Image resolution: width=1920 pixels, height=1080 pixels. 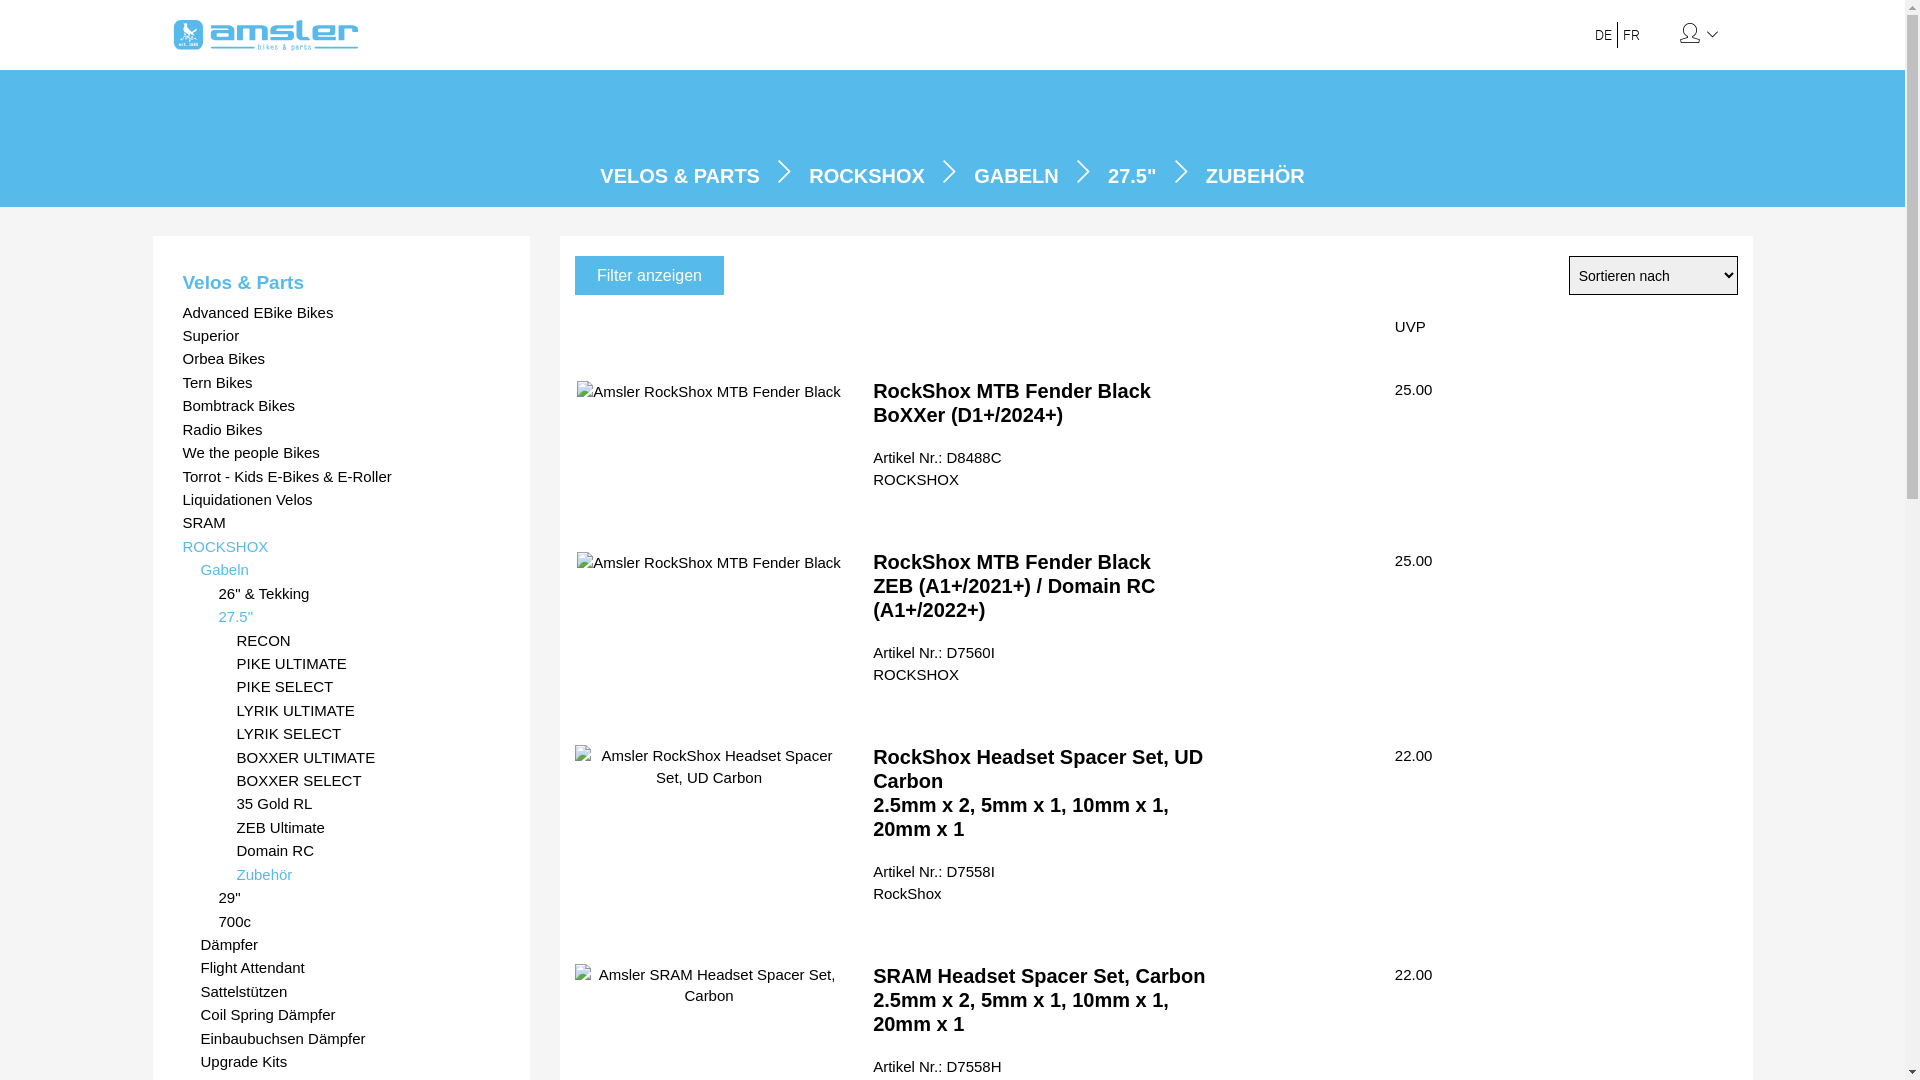 I want to click on 'Liquidationen Velos', so click(x=340, y=498).